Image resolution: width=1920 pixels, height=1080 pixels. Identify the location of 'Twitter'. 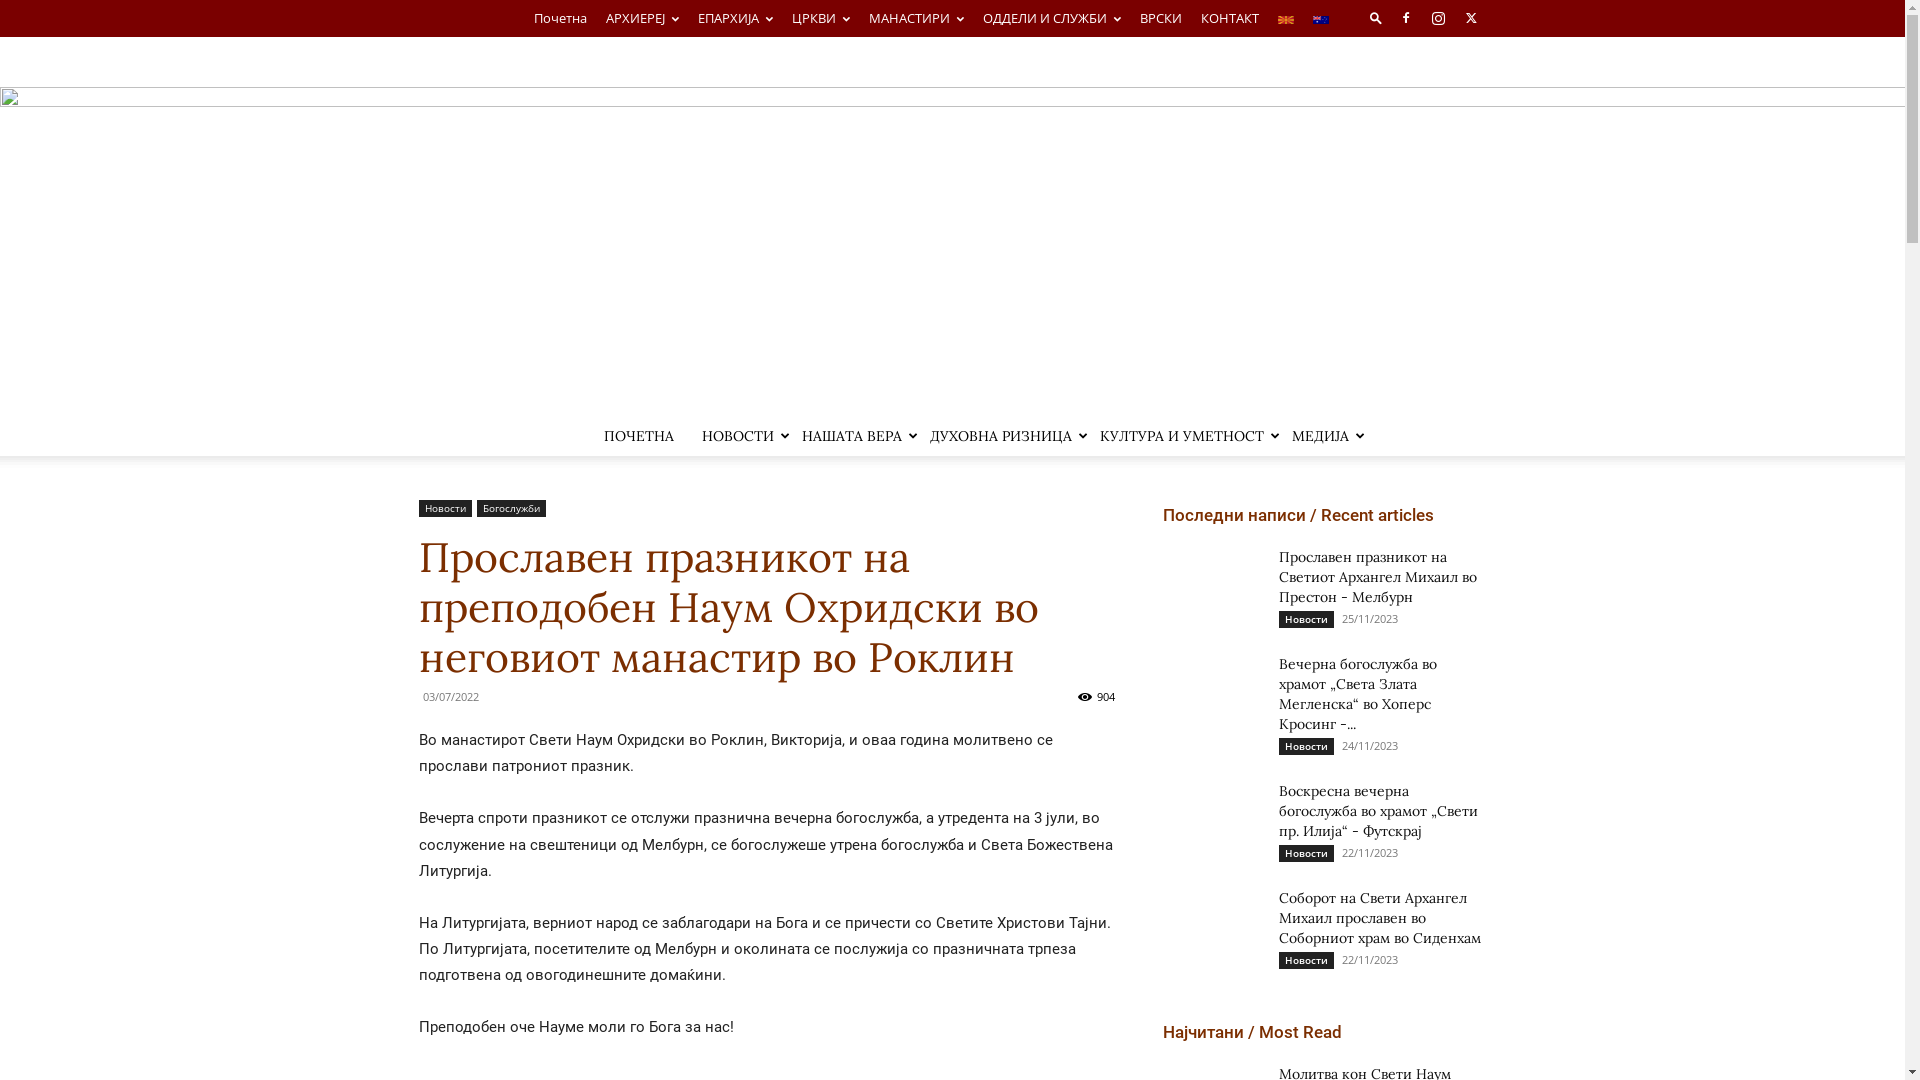
(1470, 18).